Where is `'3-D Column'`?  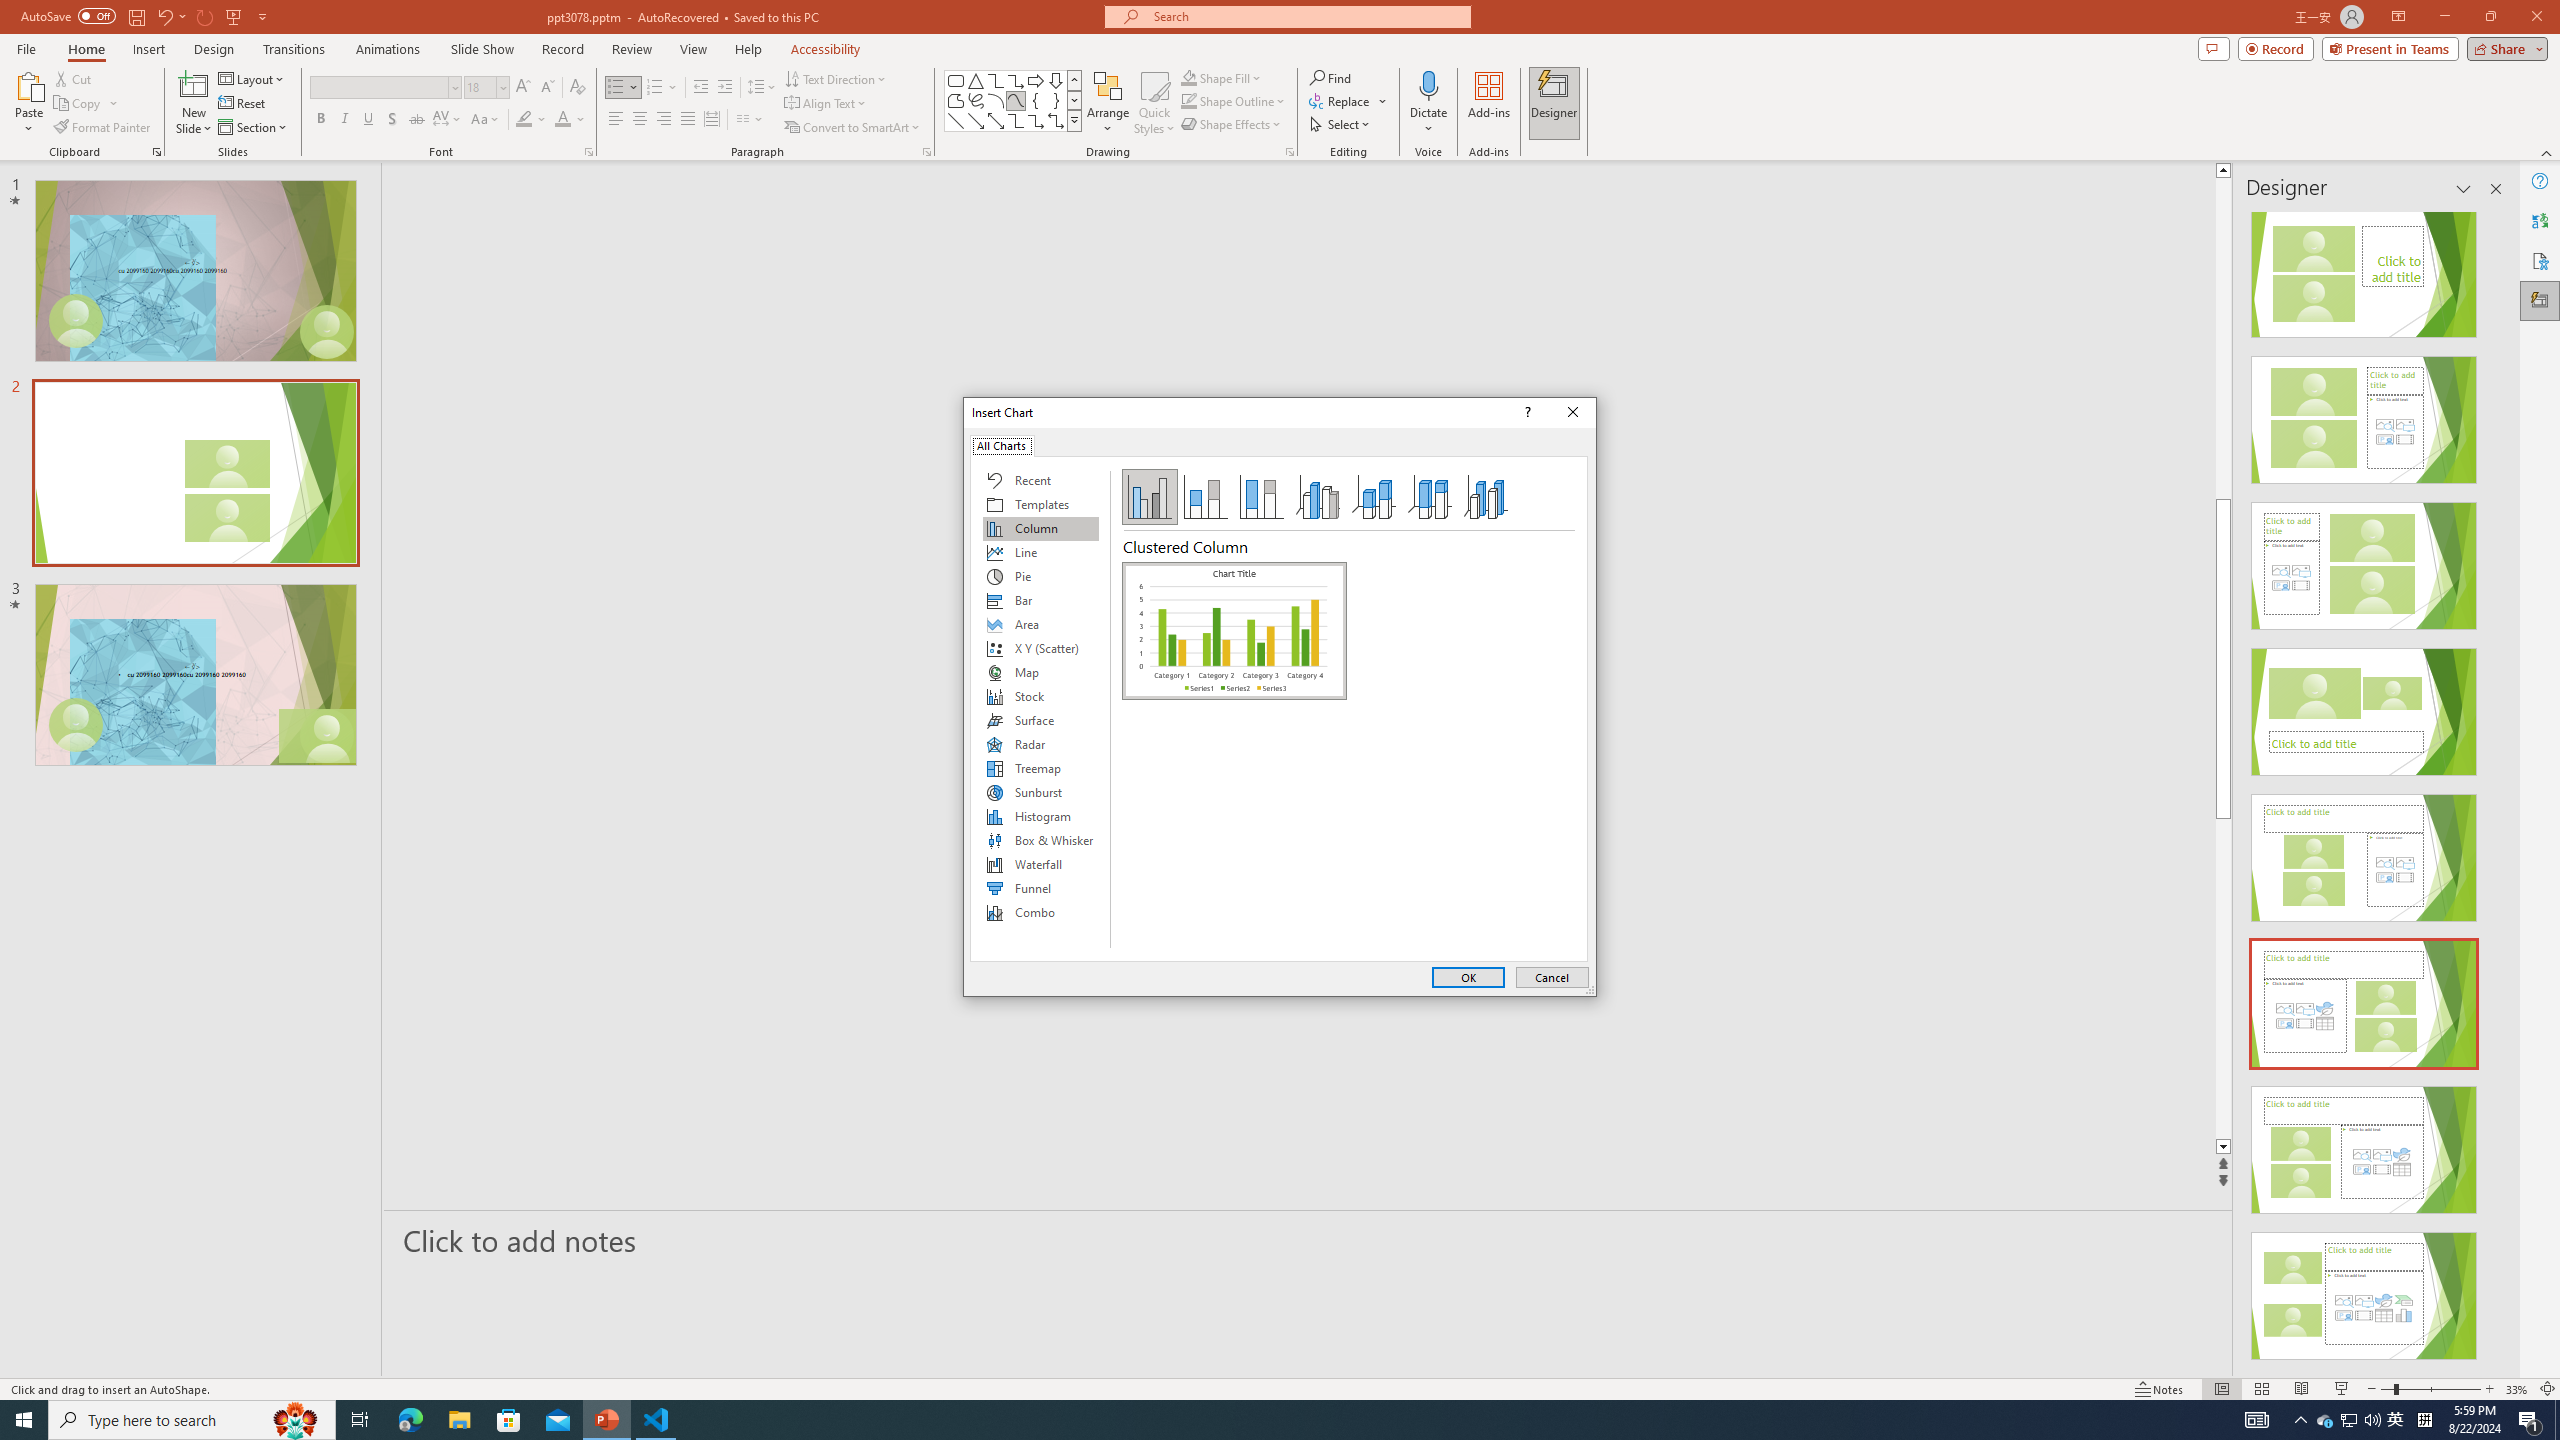 '3-D Column' is located at coordinates (1485, 497).